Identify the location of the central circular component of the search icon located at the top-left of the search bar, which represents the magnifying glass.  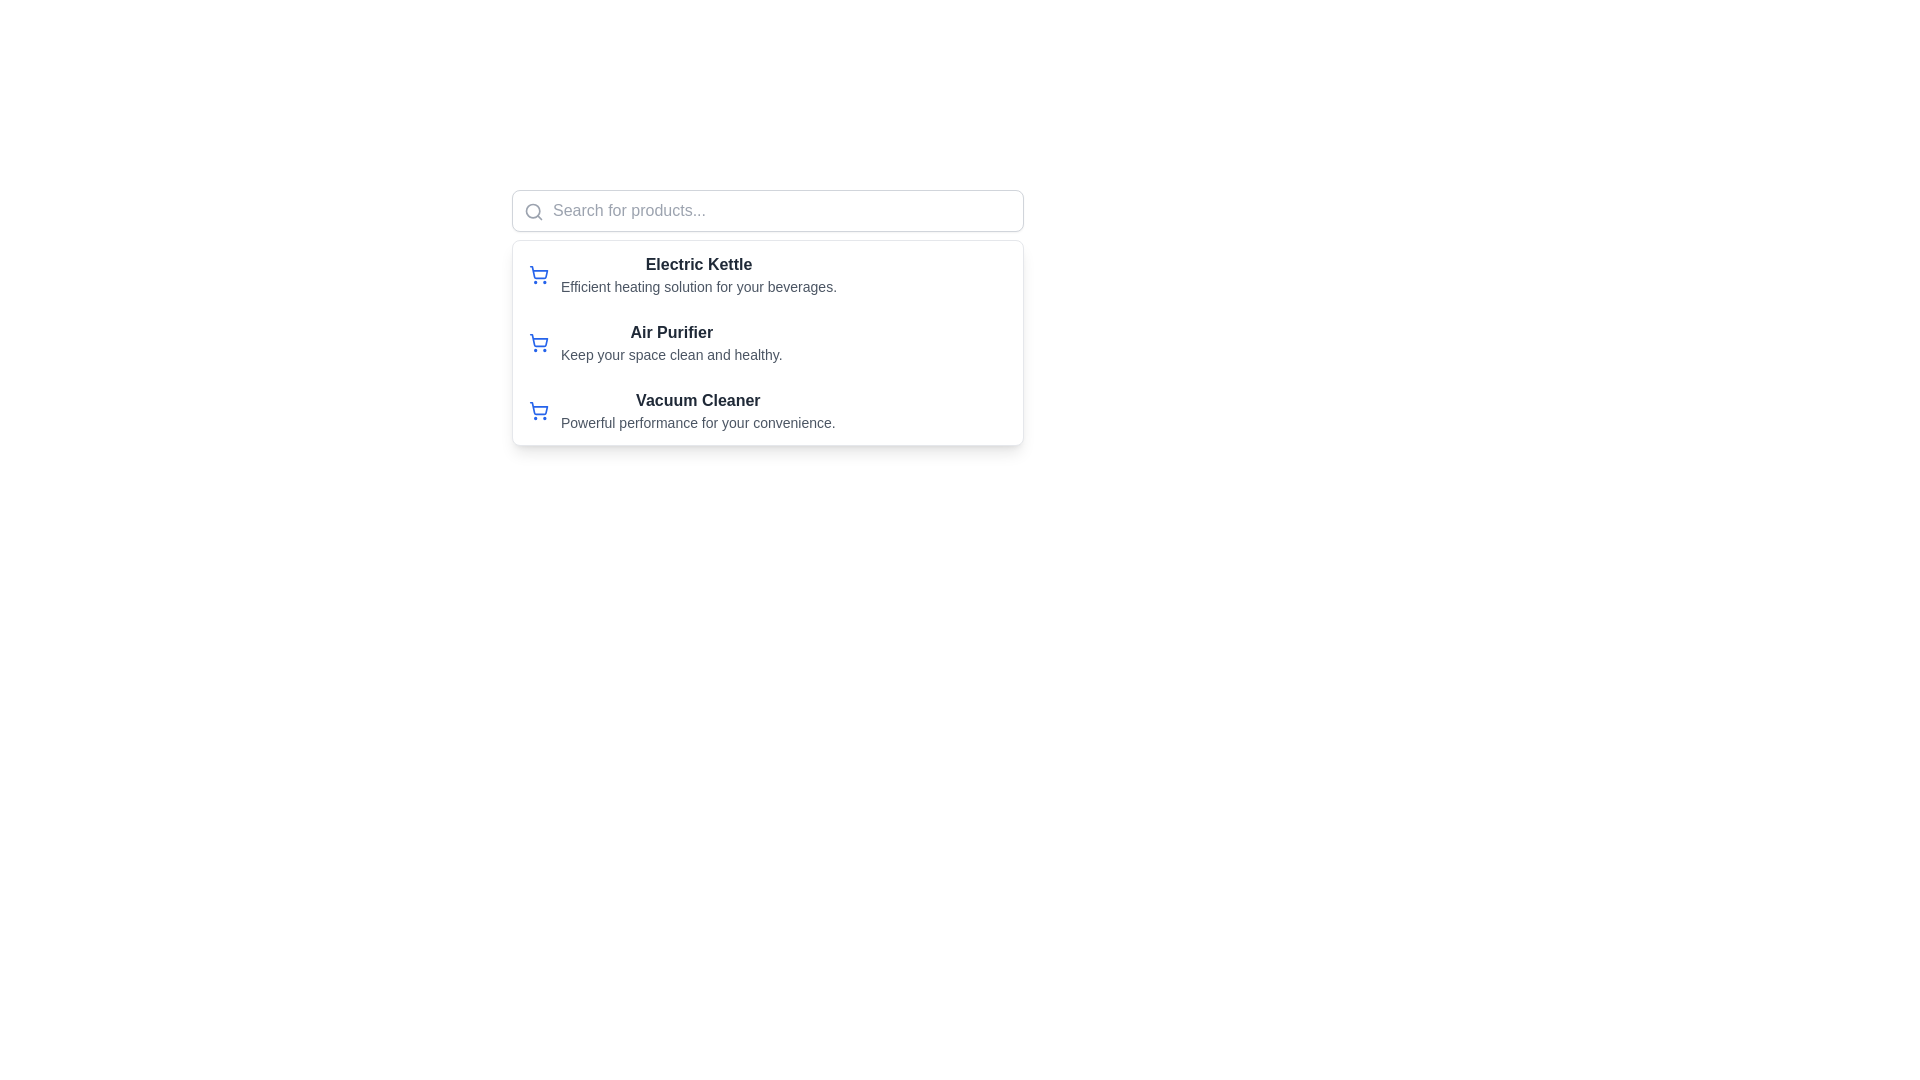
(533, 211).